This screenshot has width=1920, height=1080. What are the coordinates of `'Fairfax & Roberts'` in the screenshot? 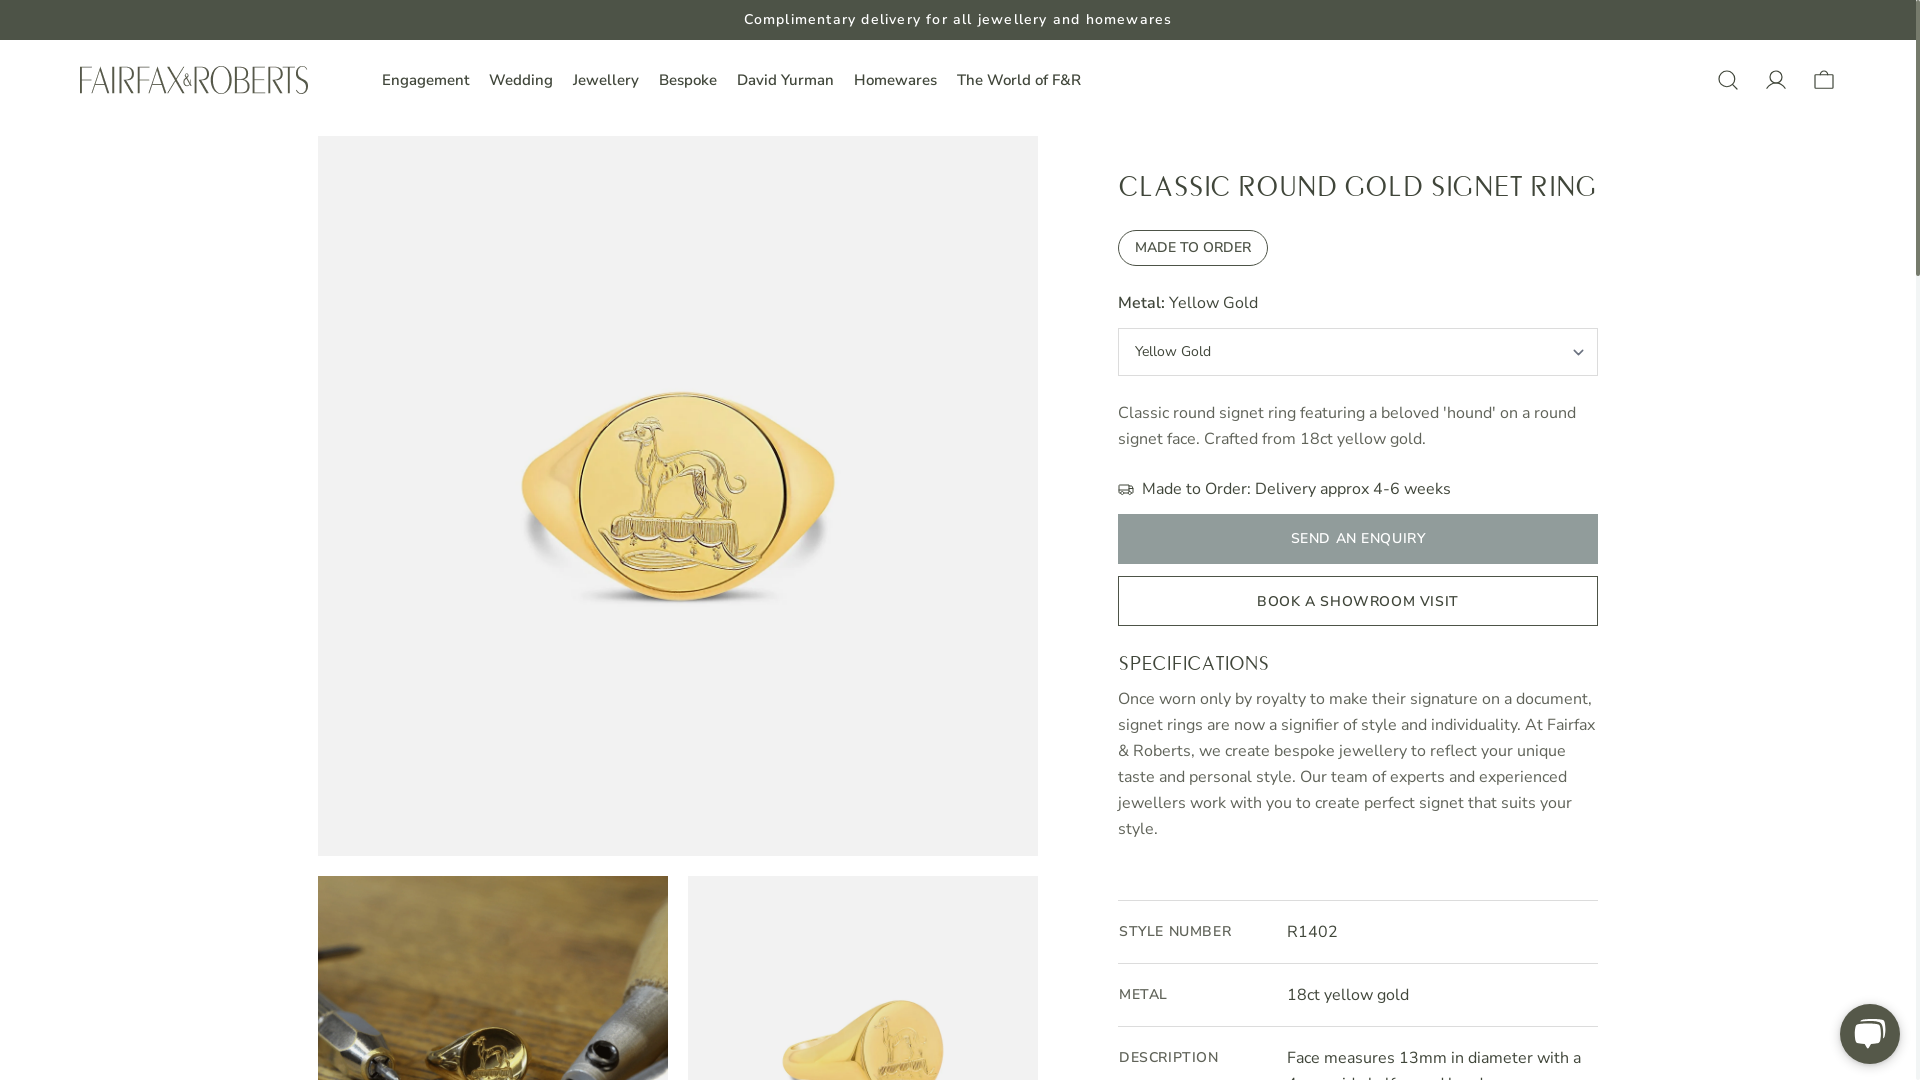 It's located at (193, 79).